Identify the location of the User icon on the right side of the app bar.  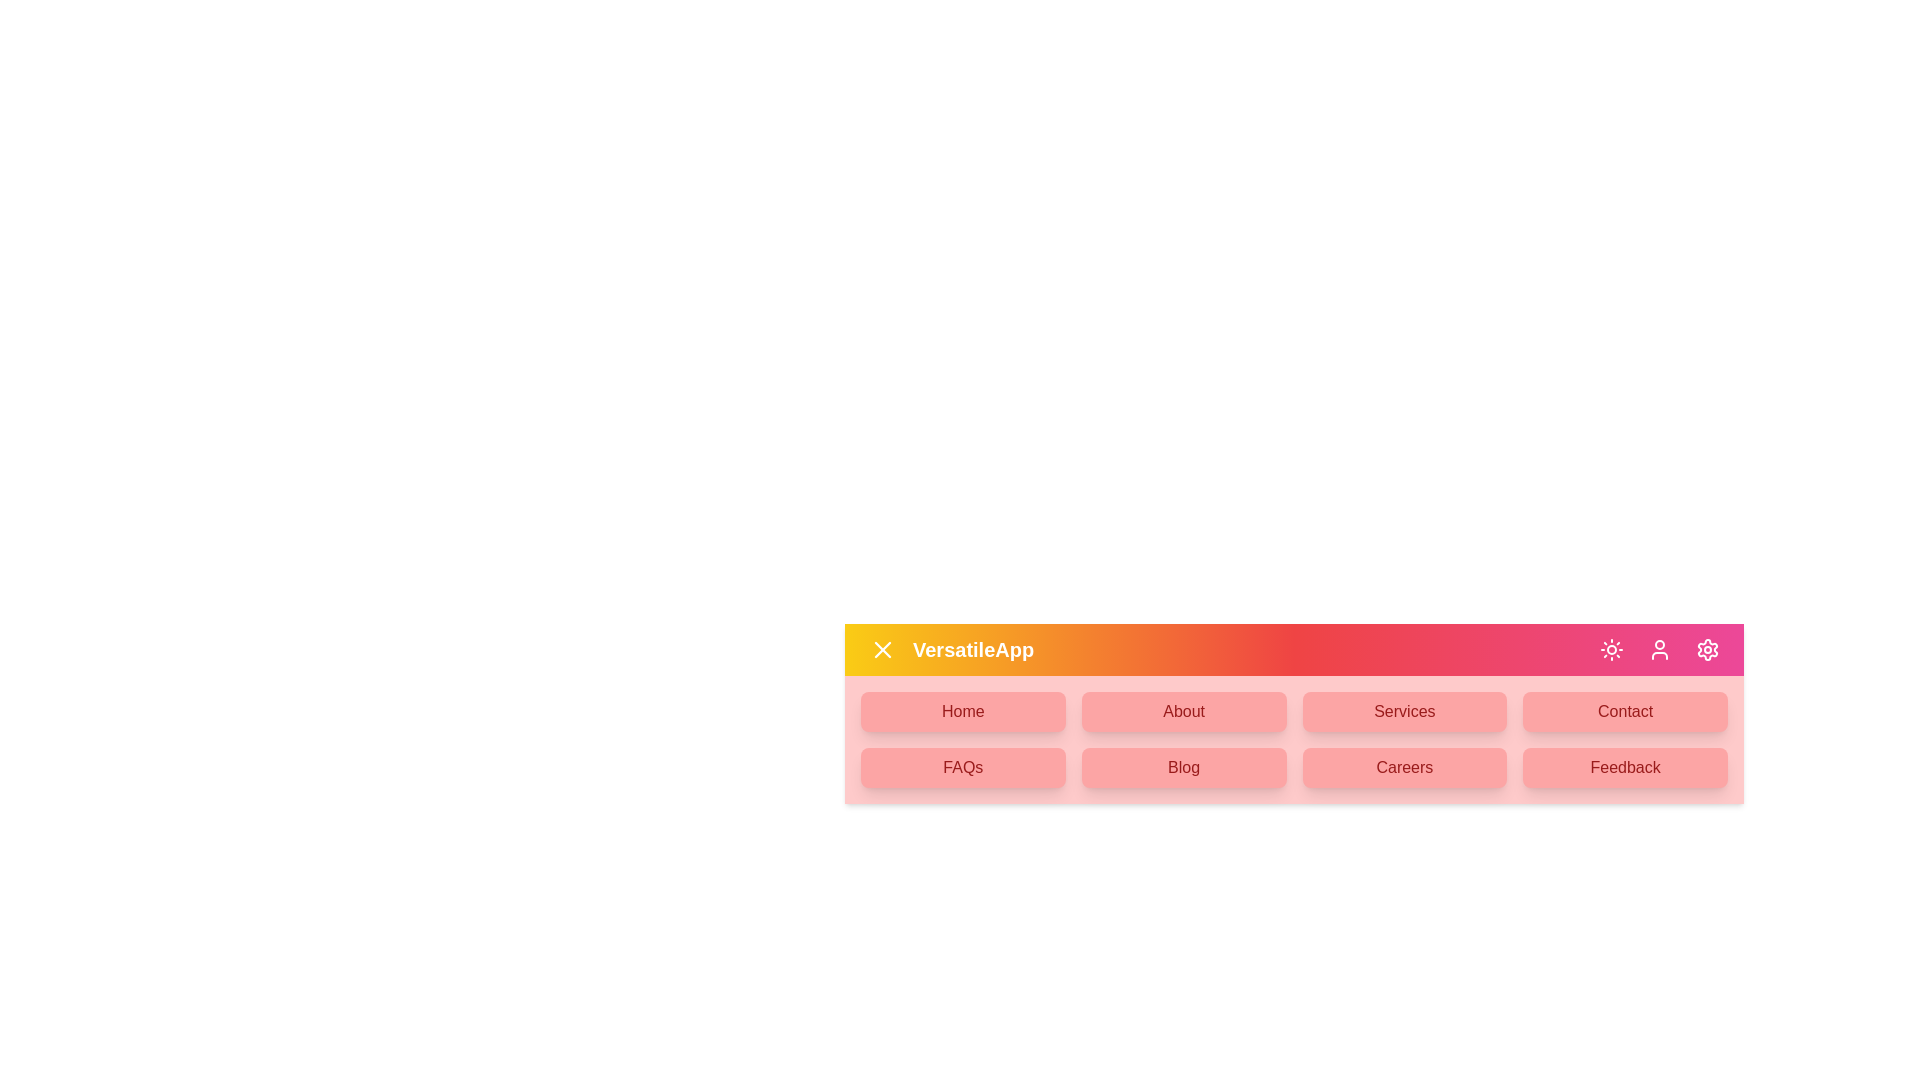
(1660, 650).